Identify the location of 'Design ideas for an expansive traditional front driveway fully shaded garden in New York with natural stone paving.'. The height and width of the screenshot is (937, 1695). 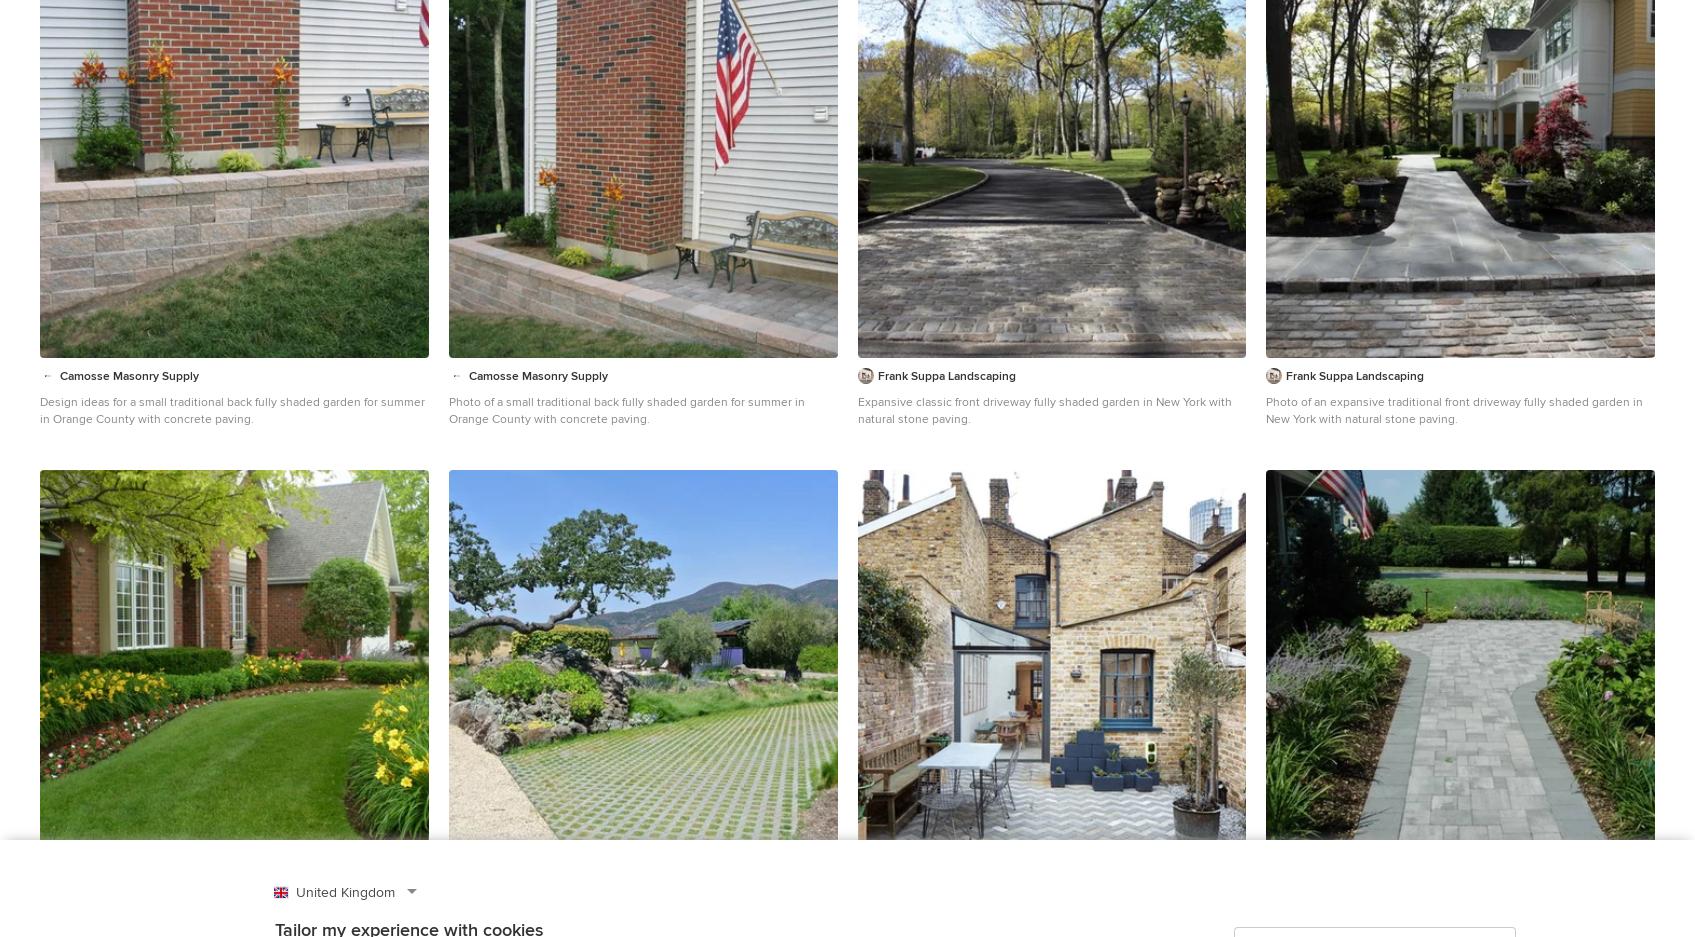
(1448, 911).